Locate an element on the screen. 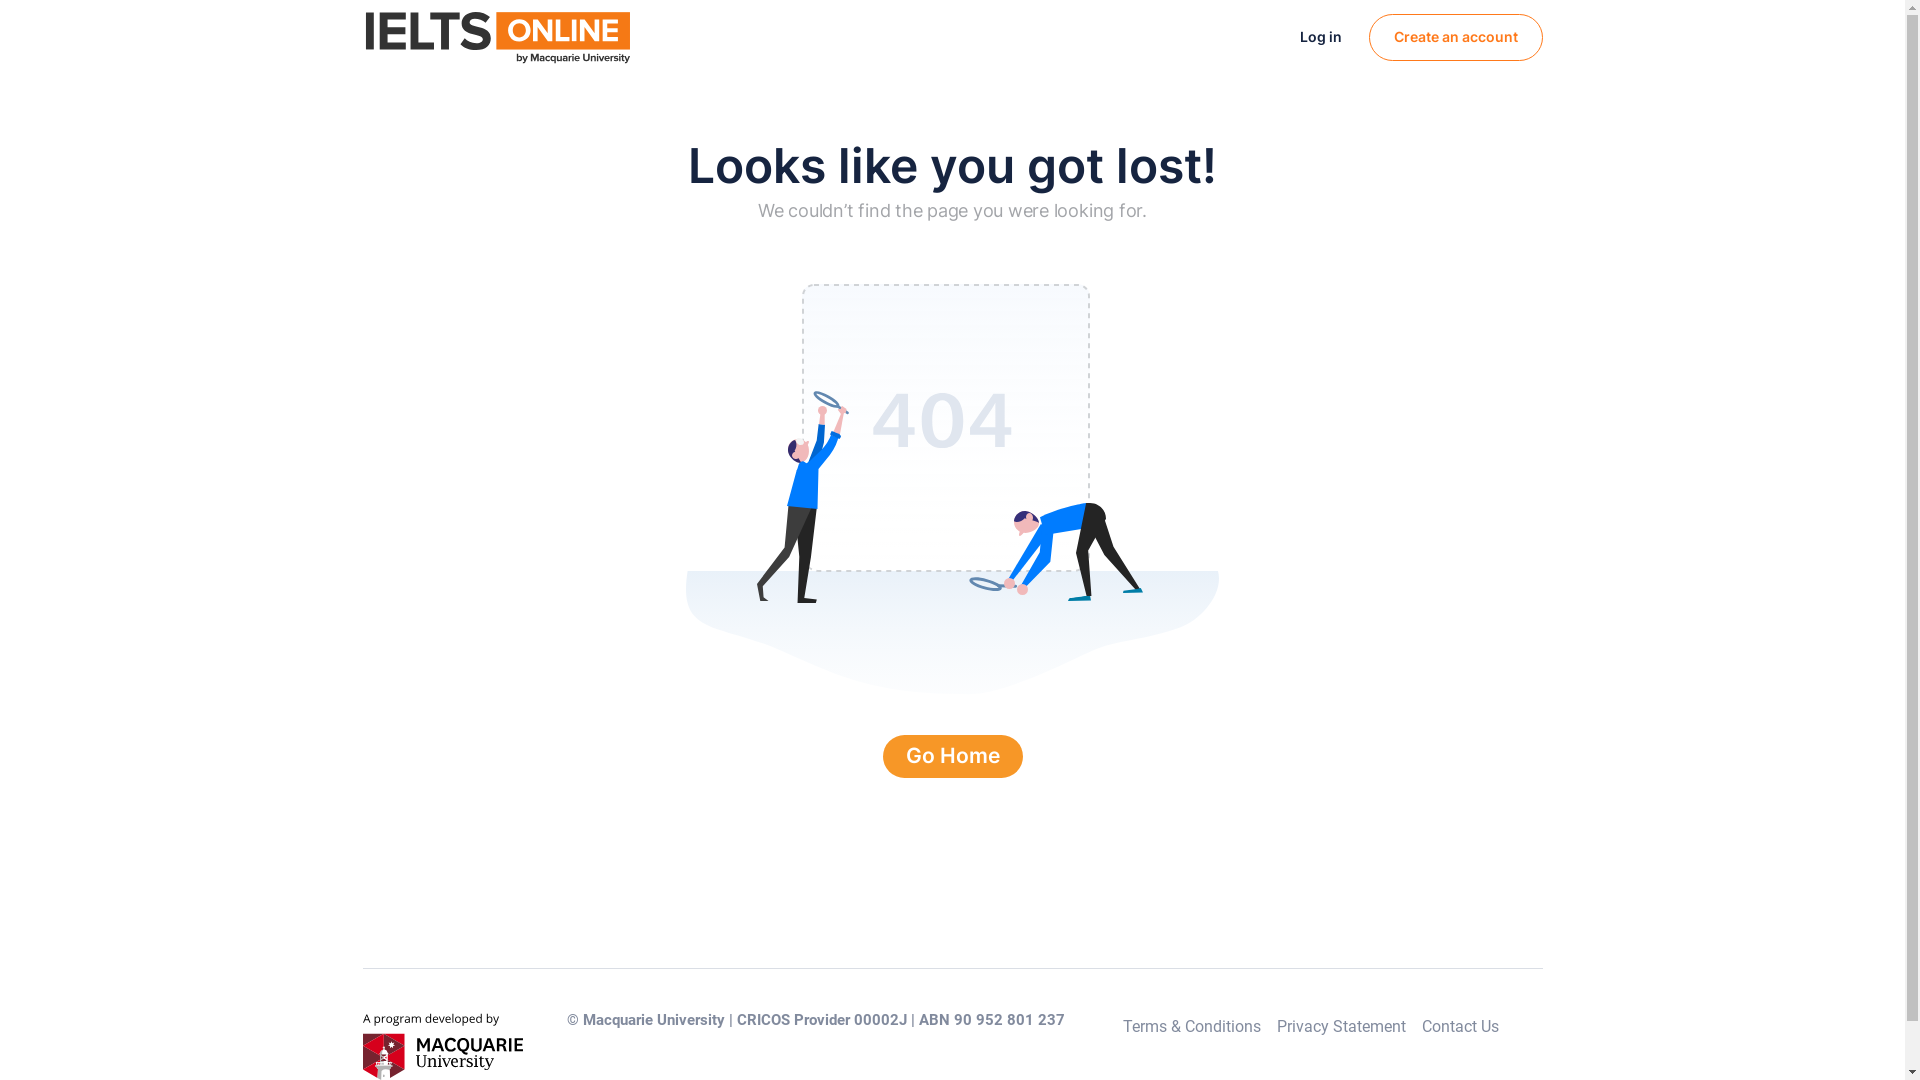 This screenshot has width=1920, height=1080. 'Contact Us' is located at coordinates (1460, 1026).